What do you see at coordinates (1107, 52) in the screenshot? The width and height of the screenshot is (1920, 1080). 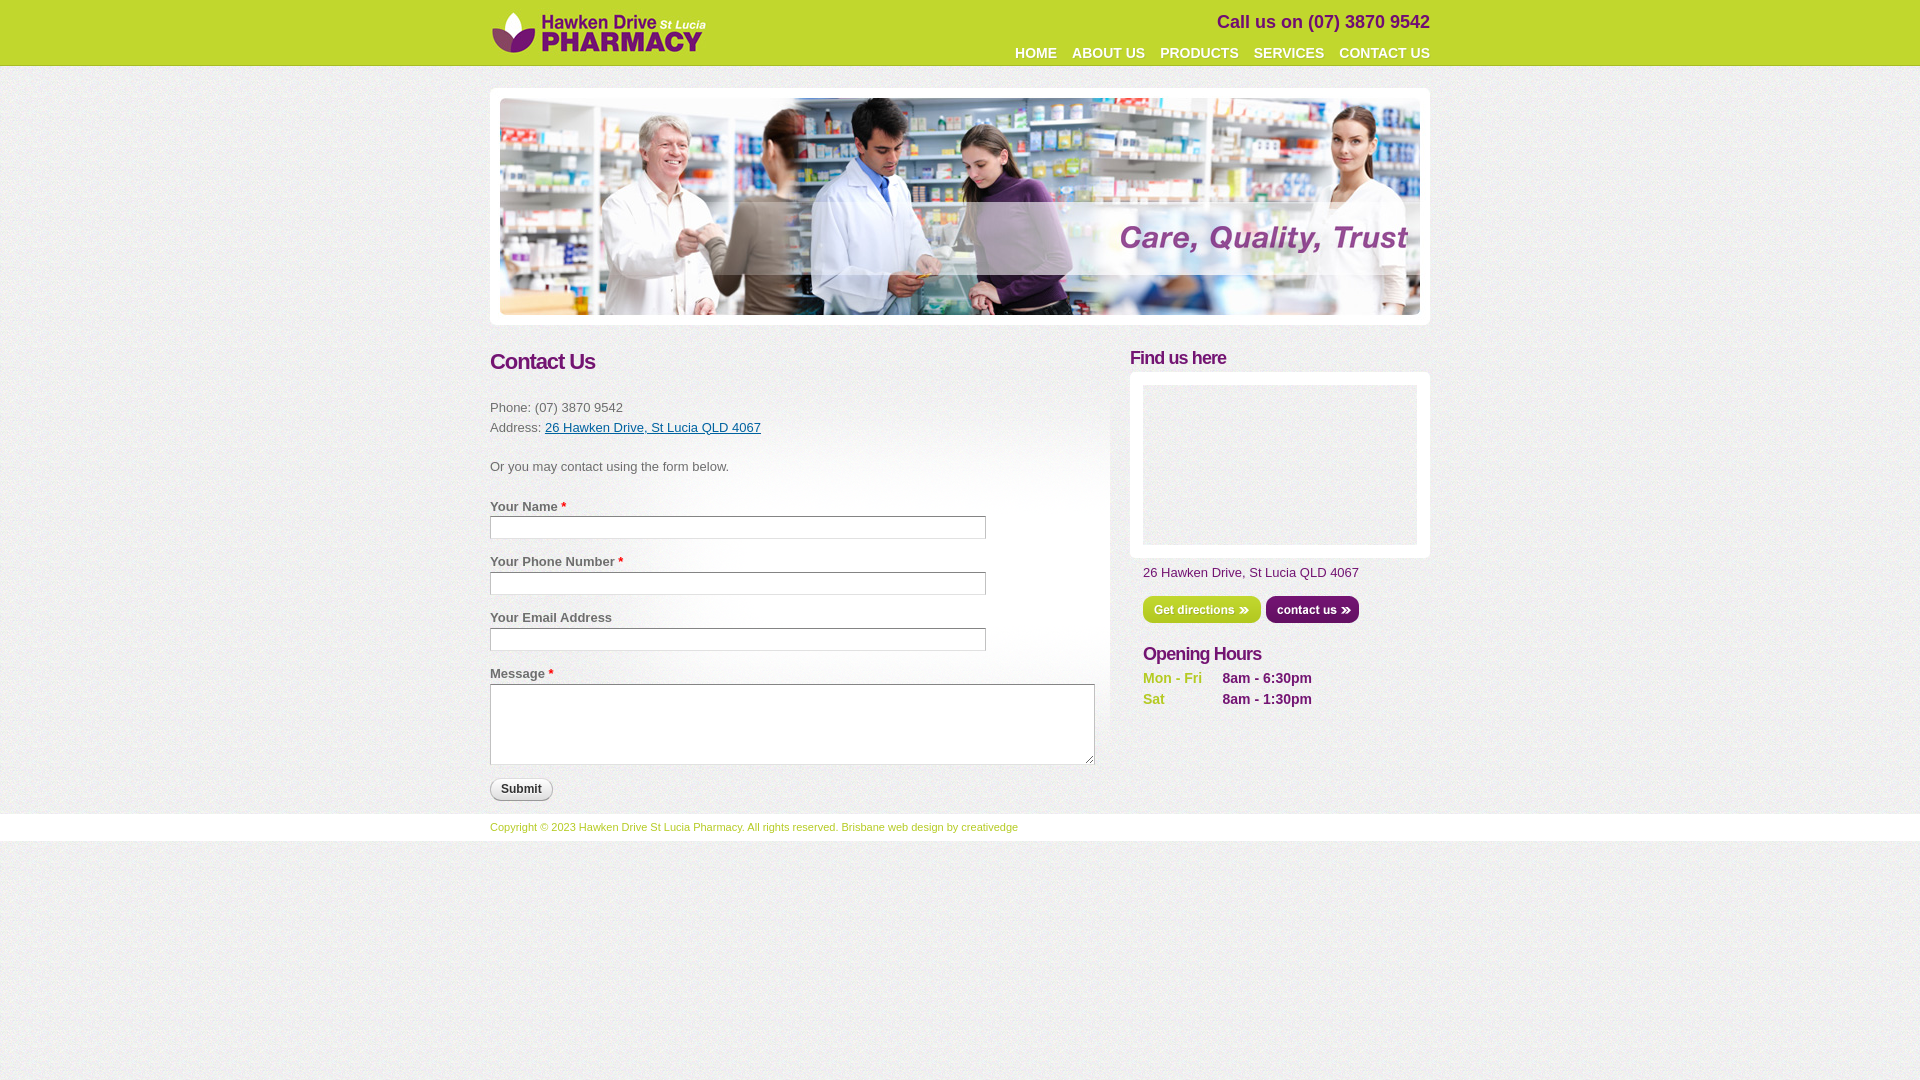 I see `'ABOUT US'` at bounding box center [1107, 52].